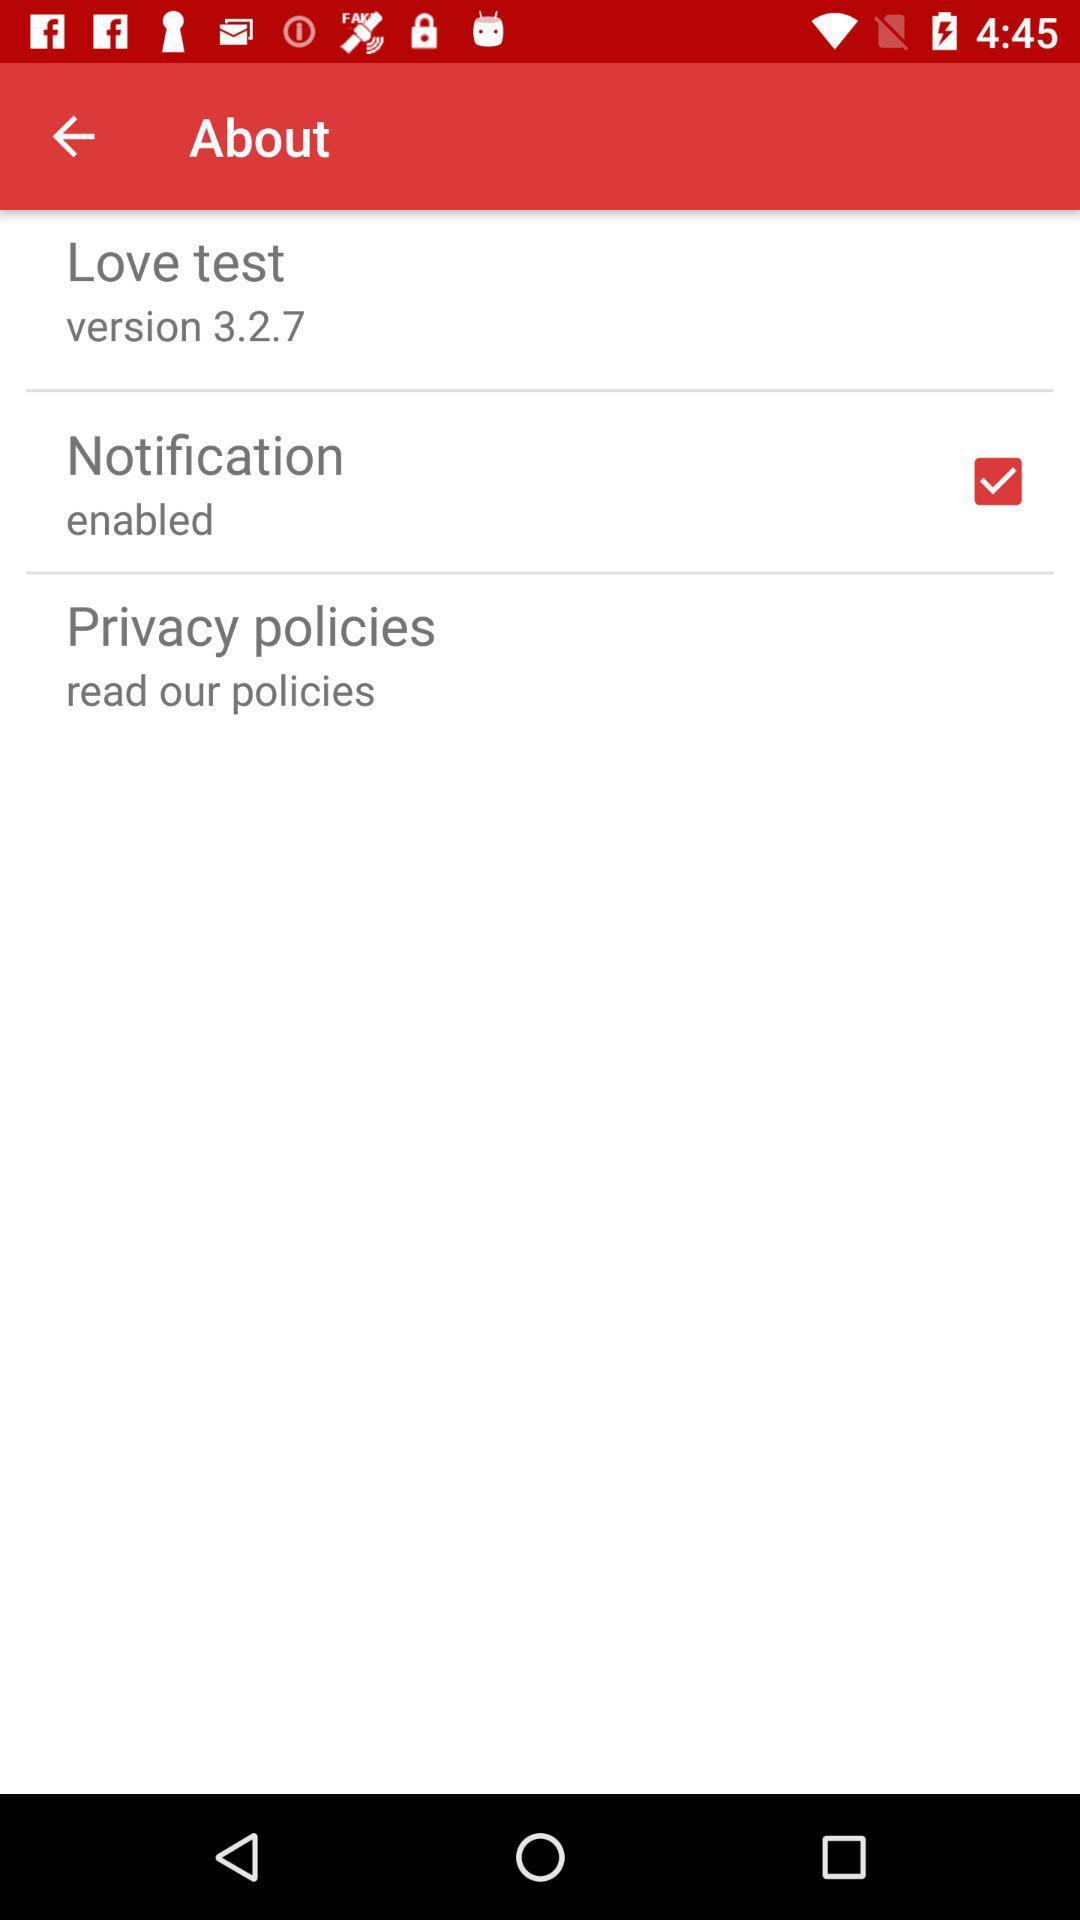 This screenshot has height=1920, width=1080. I want to click on icon to the left of the about, so click(72, 135).